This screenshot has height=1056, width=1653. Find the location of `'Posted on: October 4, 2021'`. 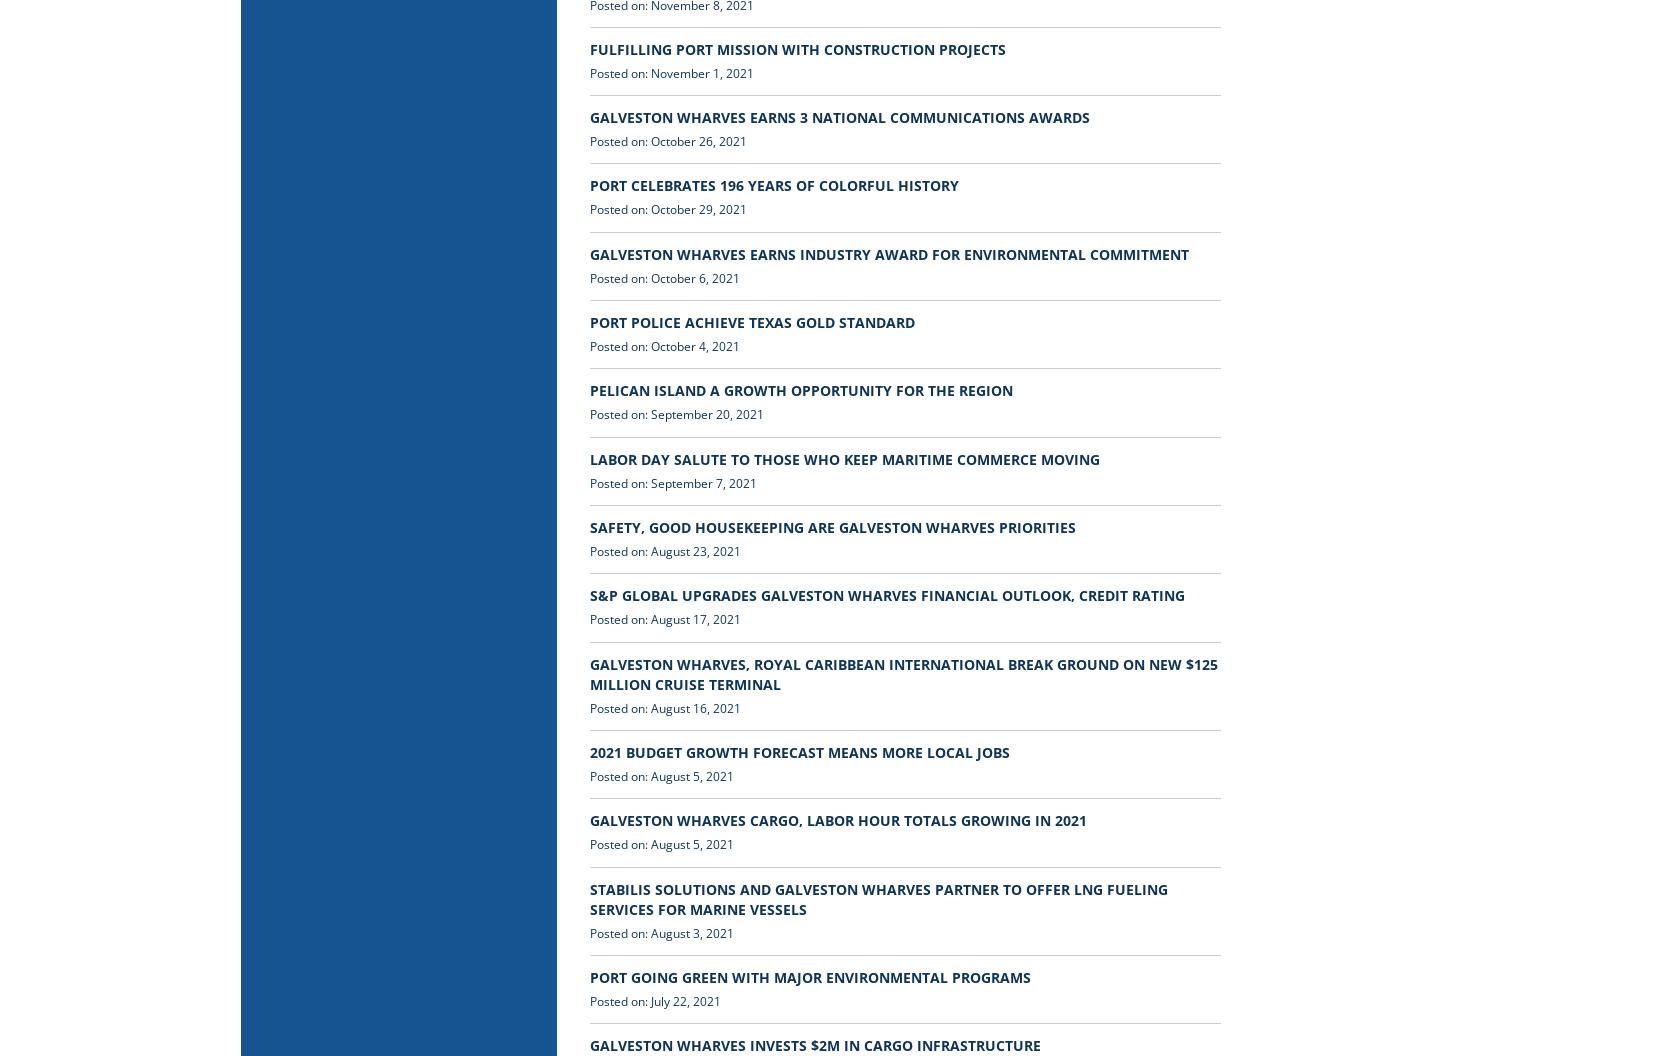

'Posted on: October 4, 2021' is located at coordinates (664, 345).